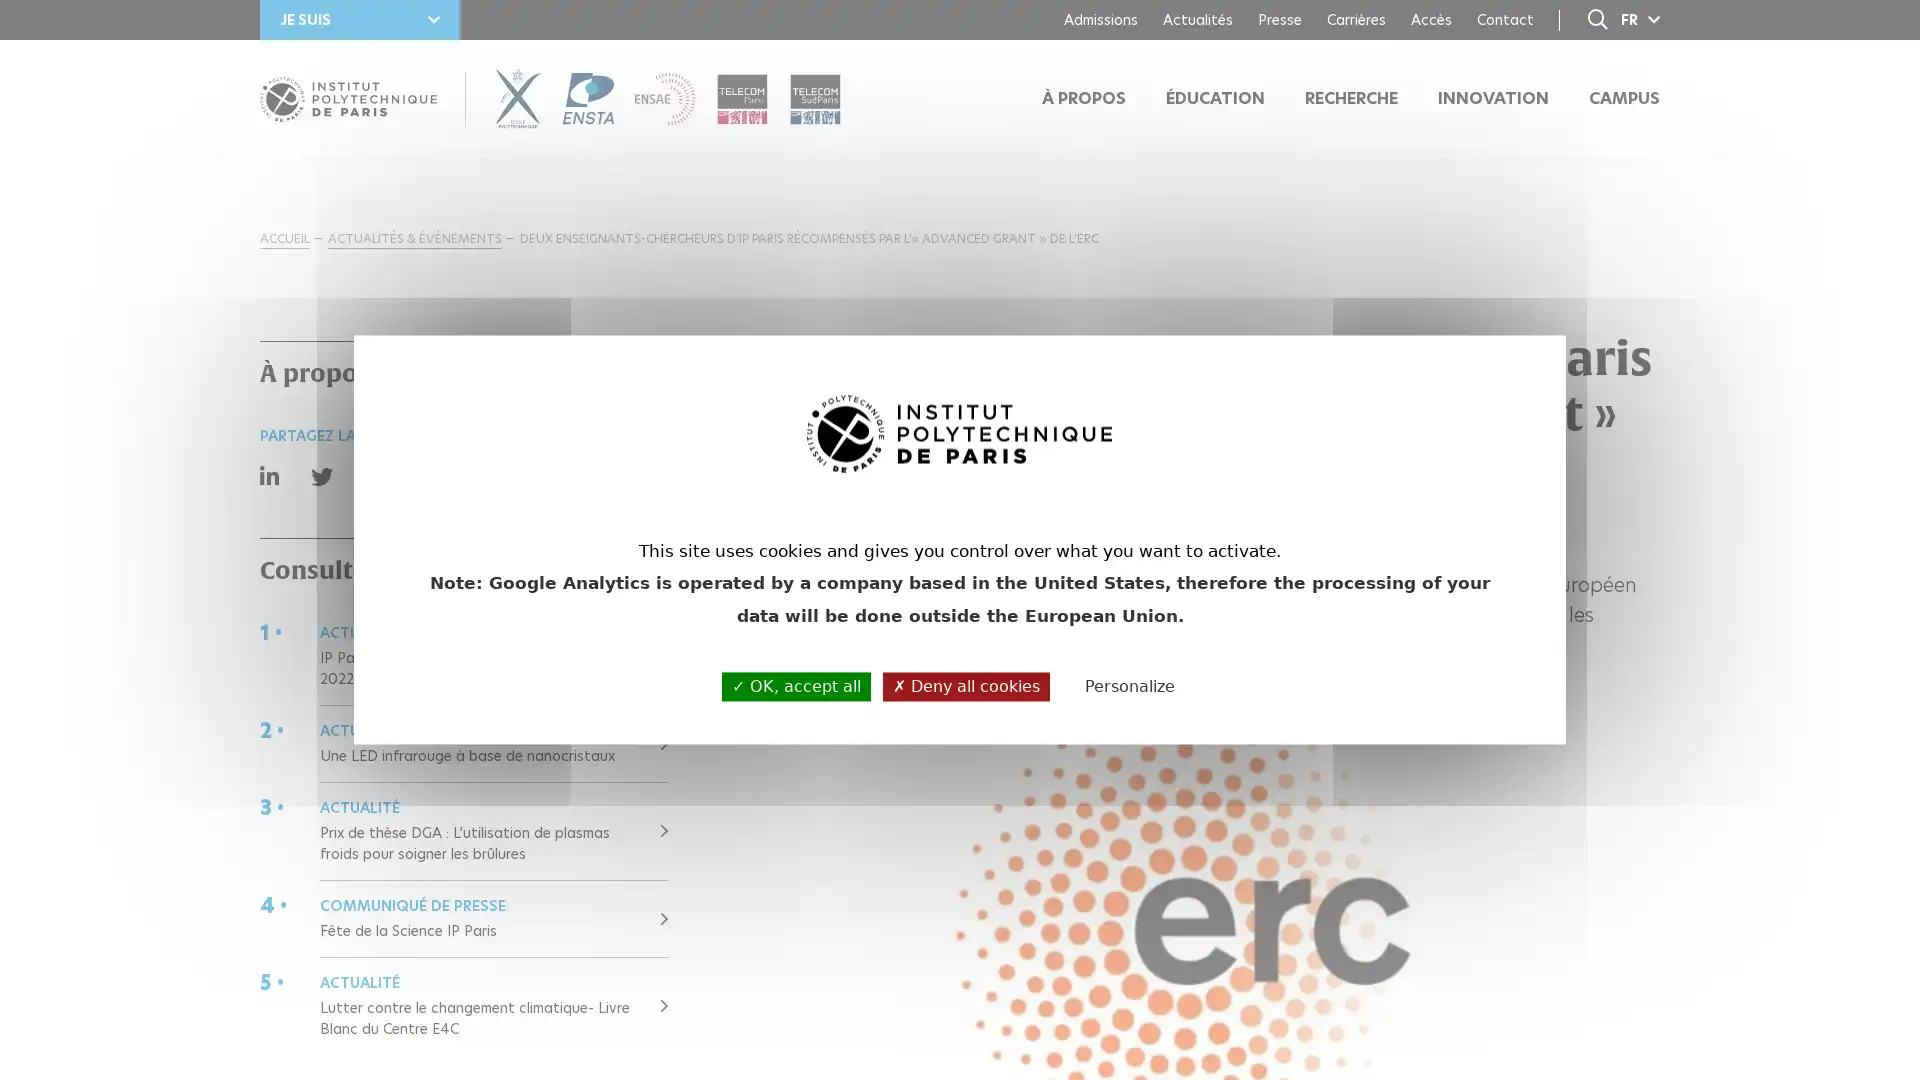  I want to click on Deny all cookies, so click(966, 685).